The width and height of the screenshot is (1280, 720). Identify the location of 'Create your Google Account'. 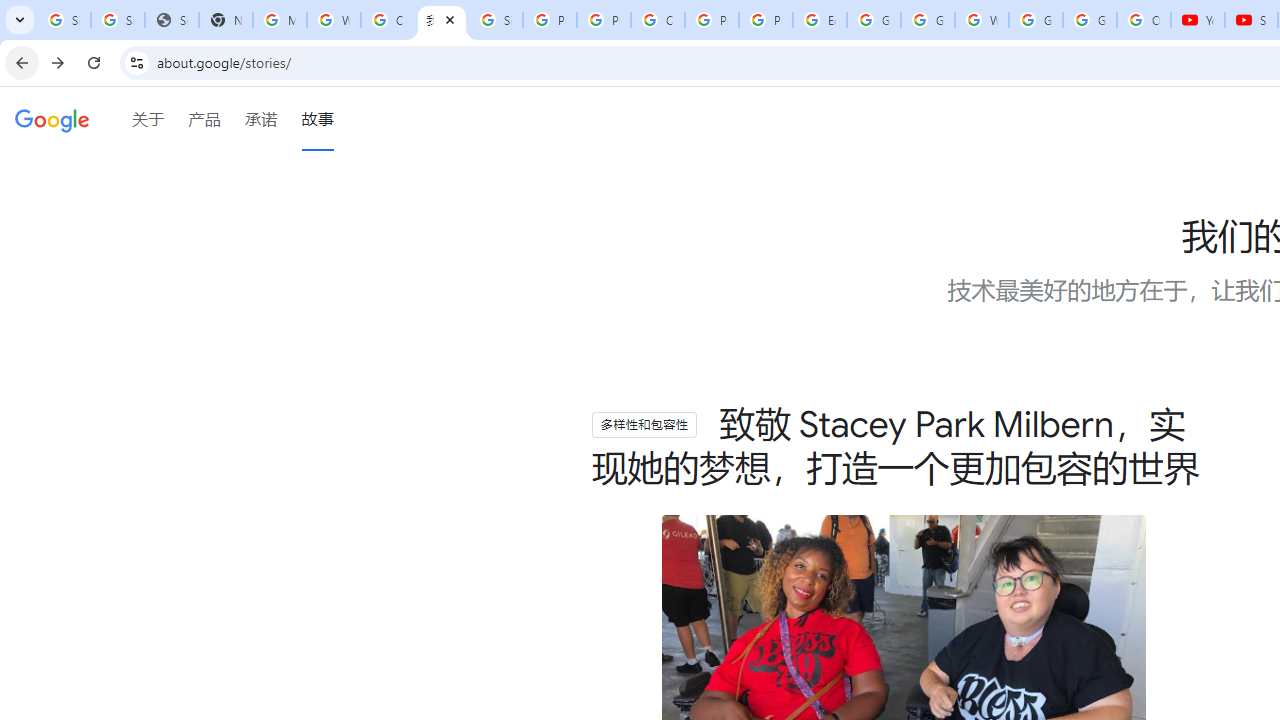
(387, 20).